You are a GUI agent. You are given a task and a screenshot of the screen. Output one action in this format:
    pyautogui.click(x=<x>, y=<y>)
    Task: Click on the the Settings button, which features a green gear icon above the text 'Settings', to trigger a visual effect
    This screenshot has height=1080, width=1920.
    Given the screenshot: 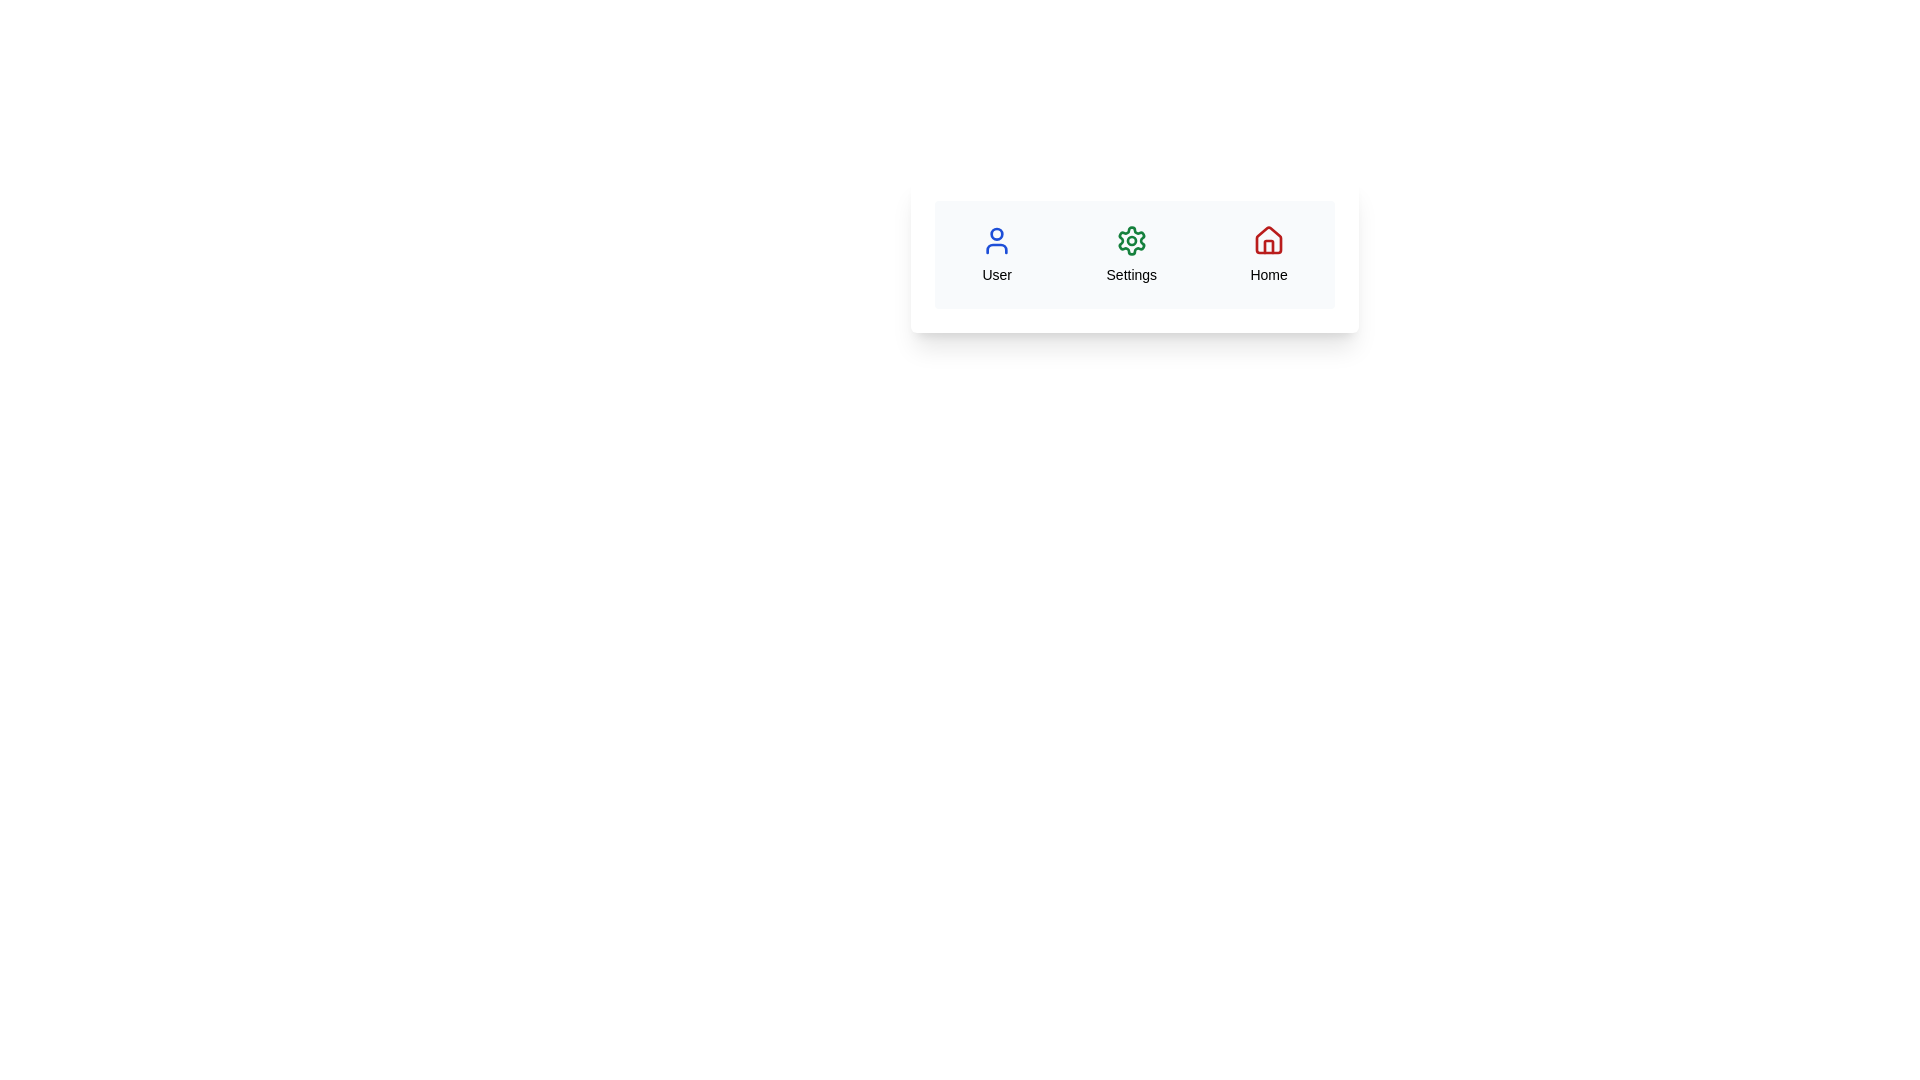 What is the action you would take?
    pyautogui.click(x=1131, y=253)
    